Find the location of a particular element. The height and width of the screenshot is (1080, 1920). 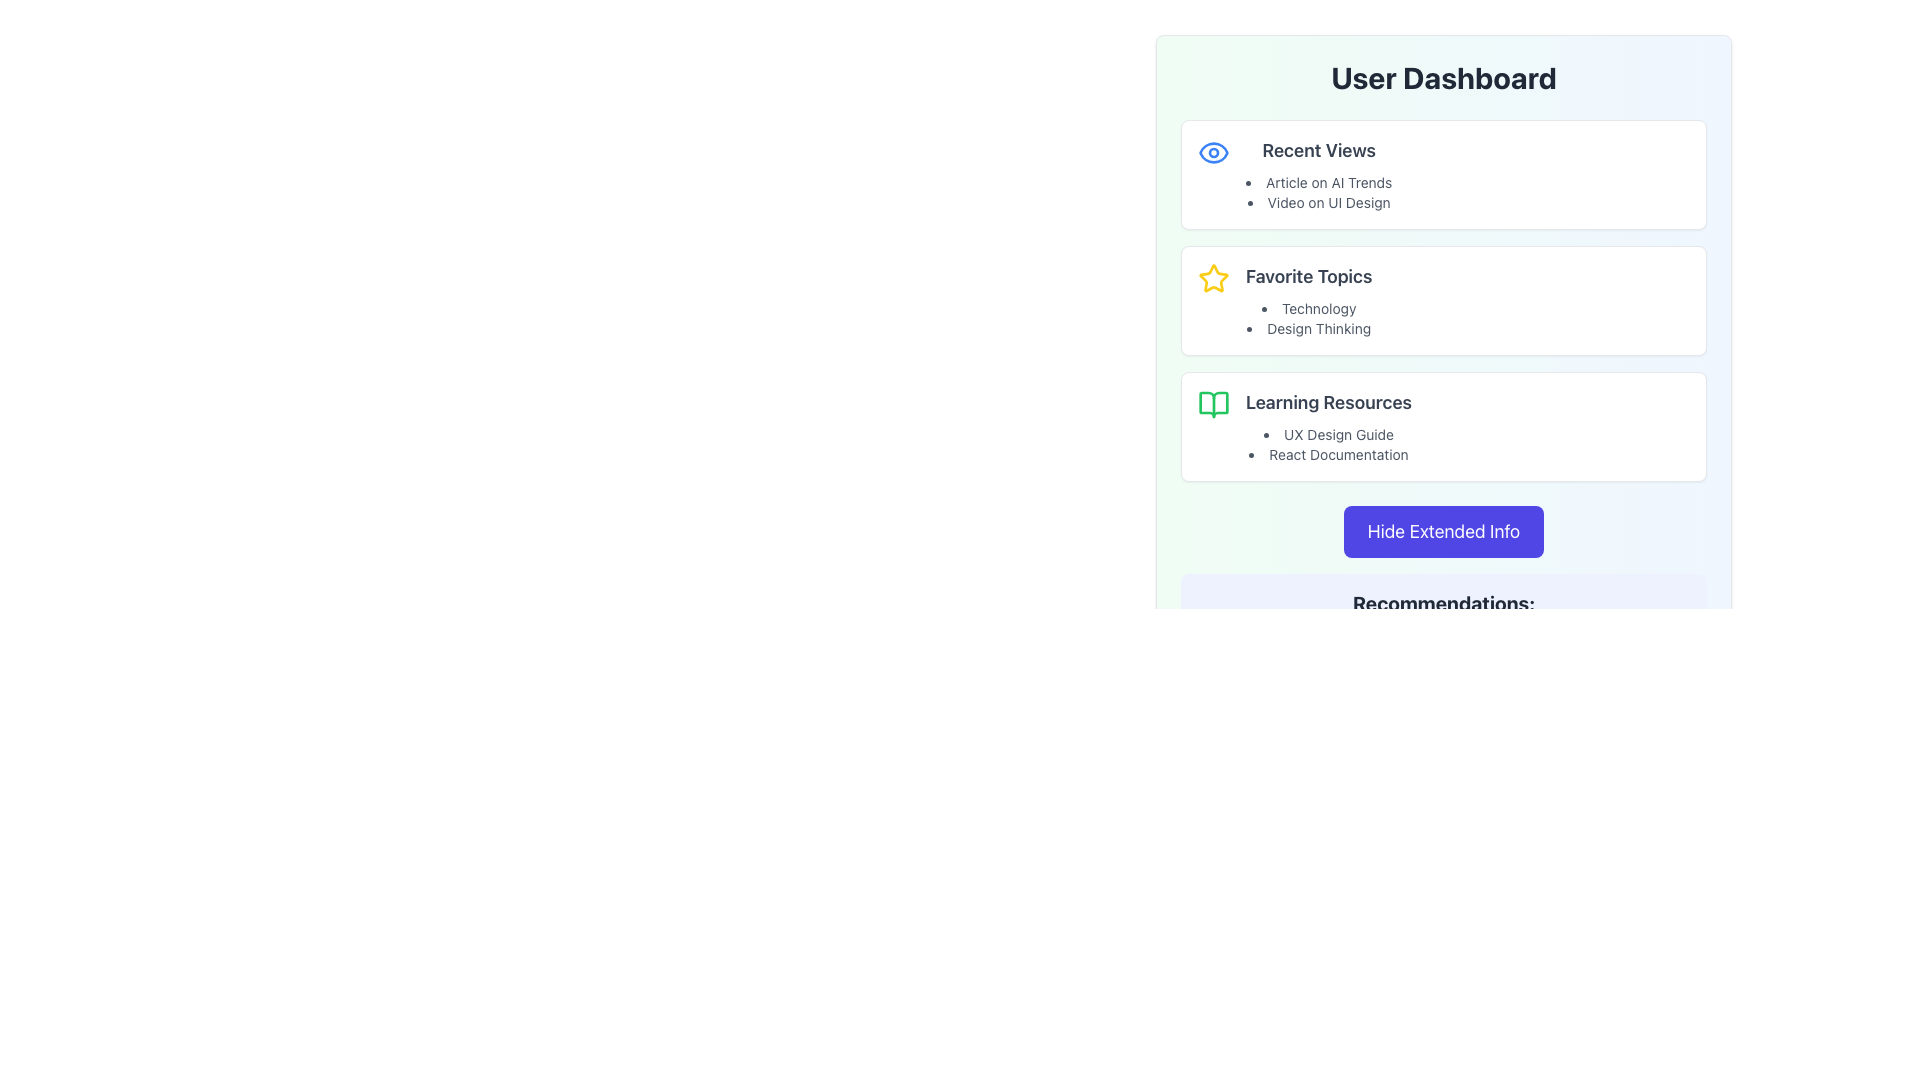

the star icon in the 'Favorite Topics' section, located in the upper-left area of the second card on the dashboard interface is located at coordinates (1213, 278).